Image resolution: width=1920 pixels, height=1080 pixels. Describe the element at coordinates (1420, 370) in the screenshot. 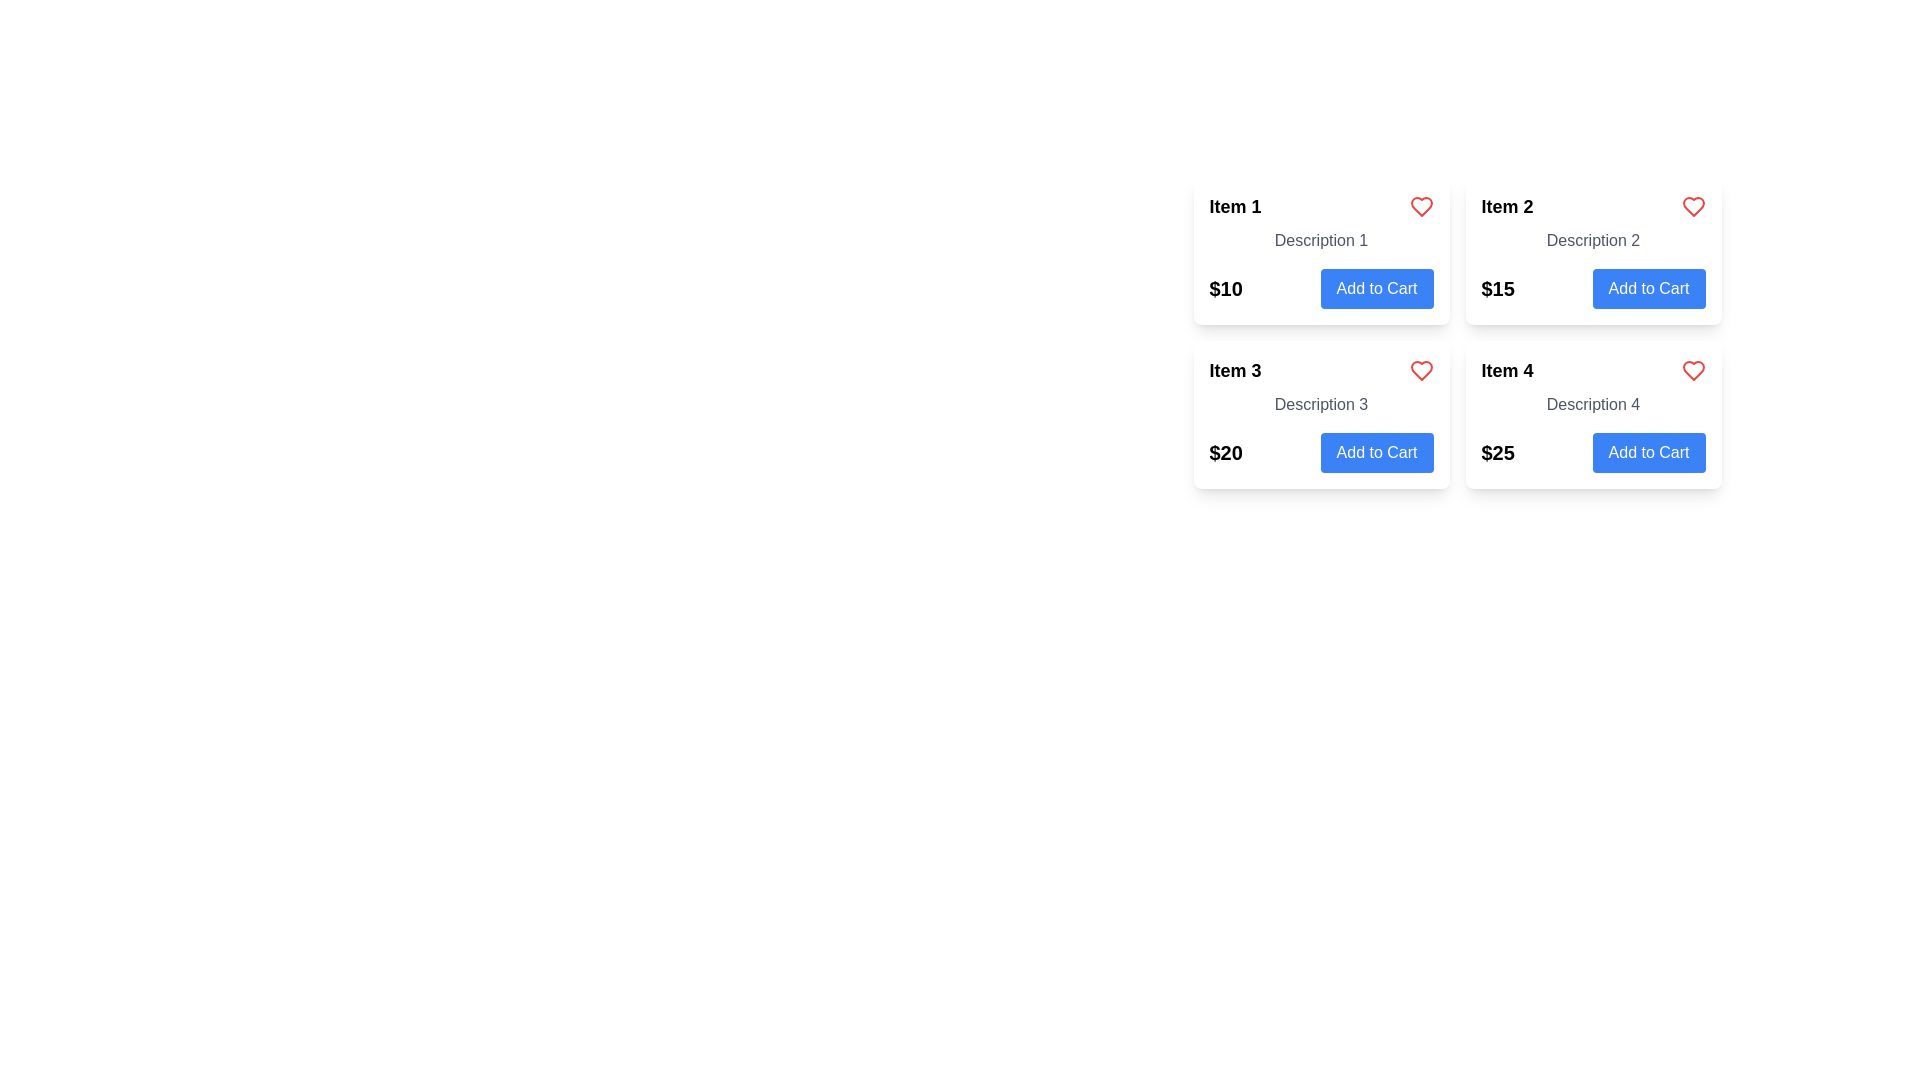

I see `the heart-shaped icon button outlined in red located to the right of the header 'Item 3'` at that location.